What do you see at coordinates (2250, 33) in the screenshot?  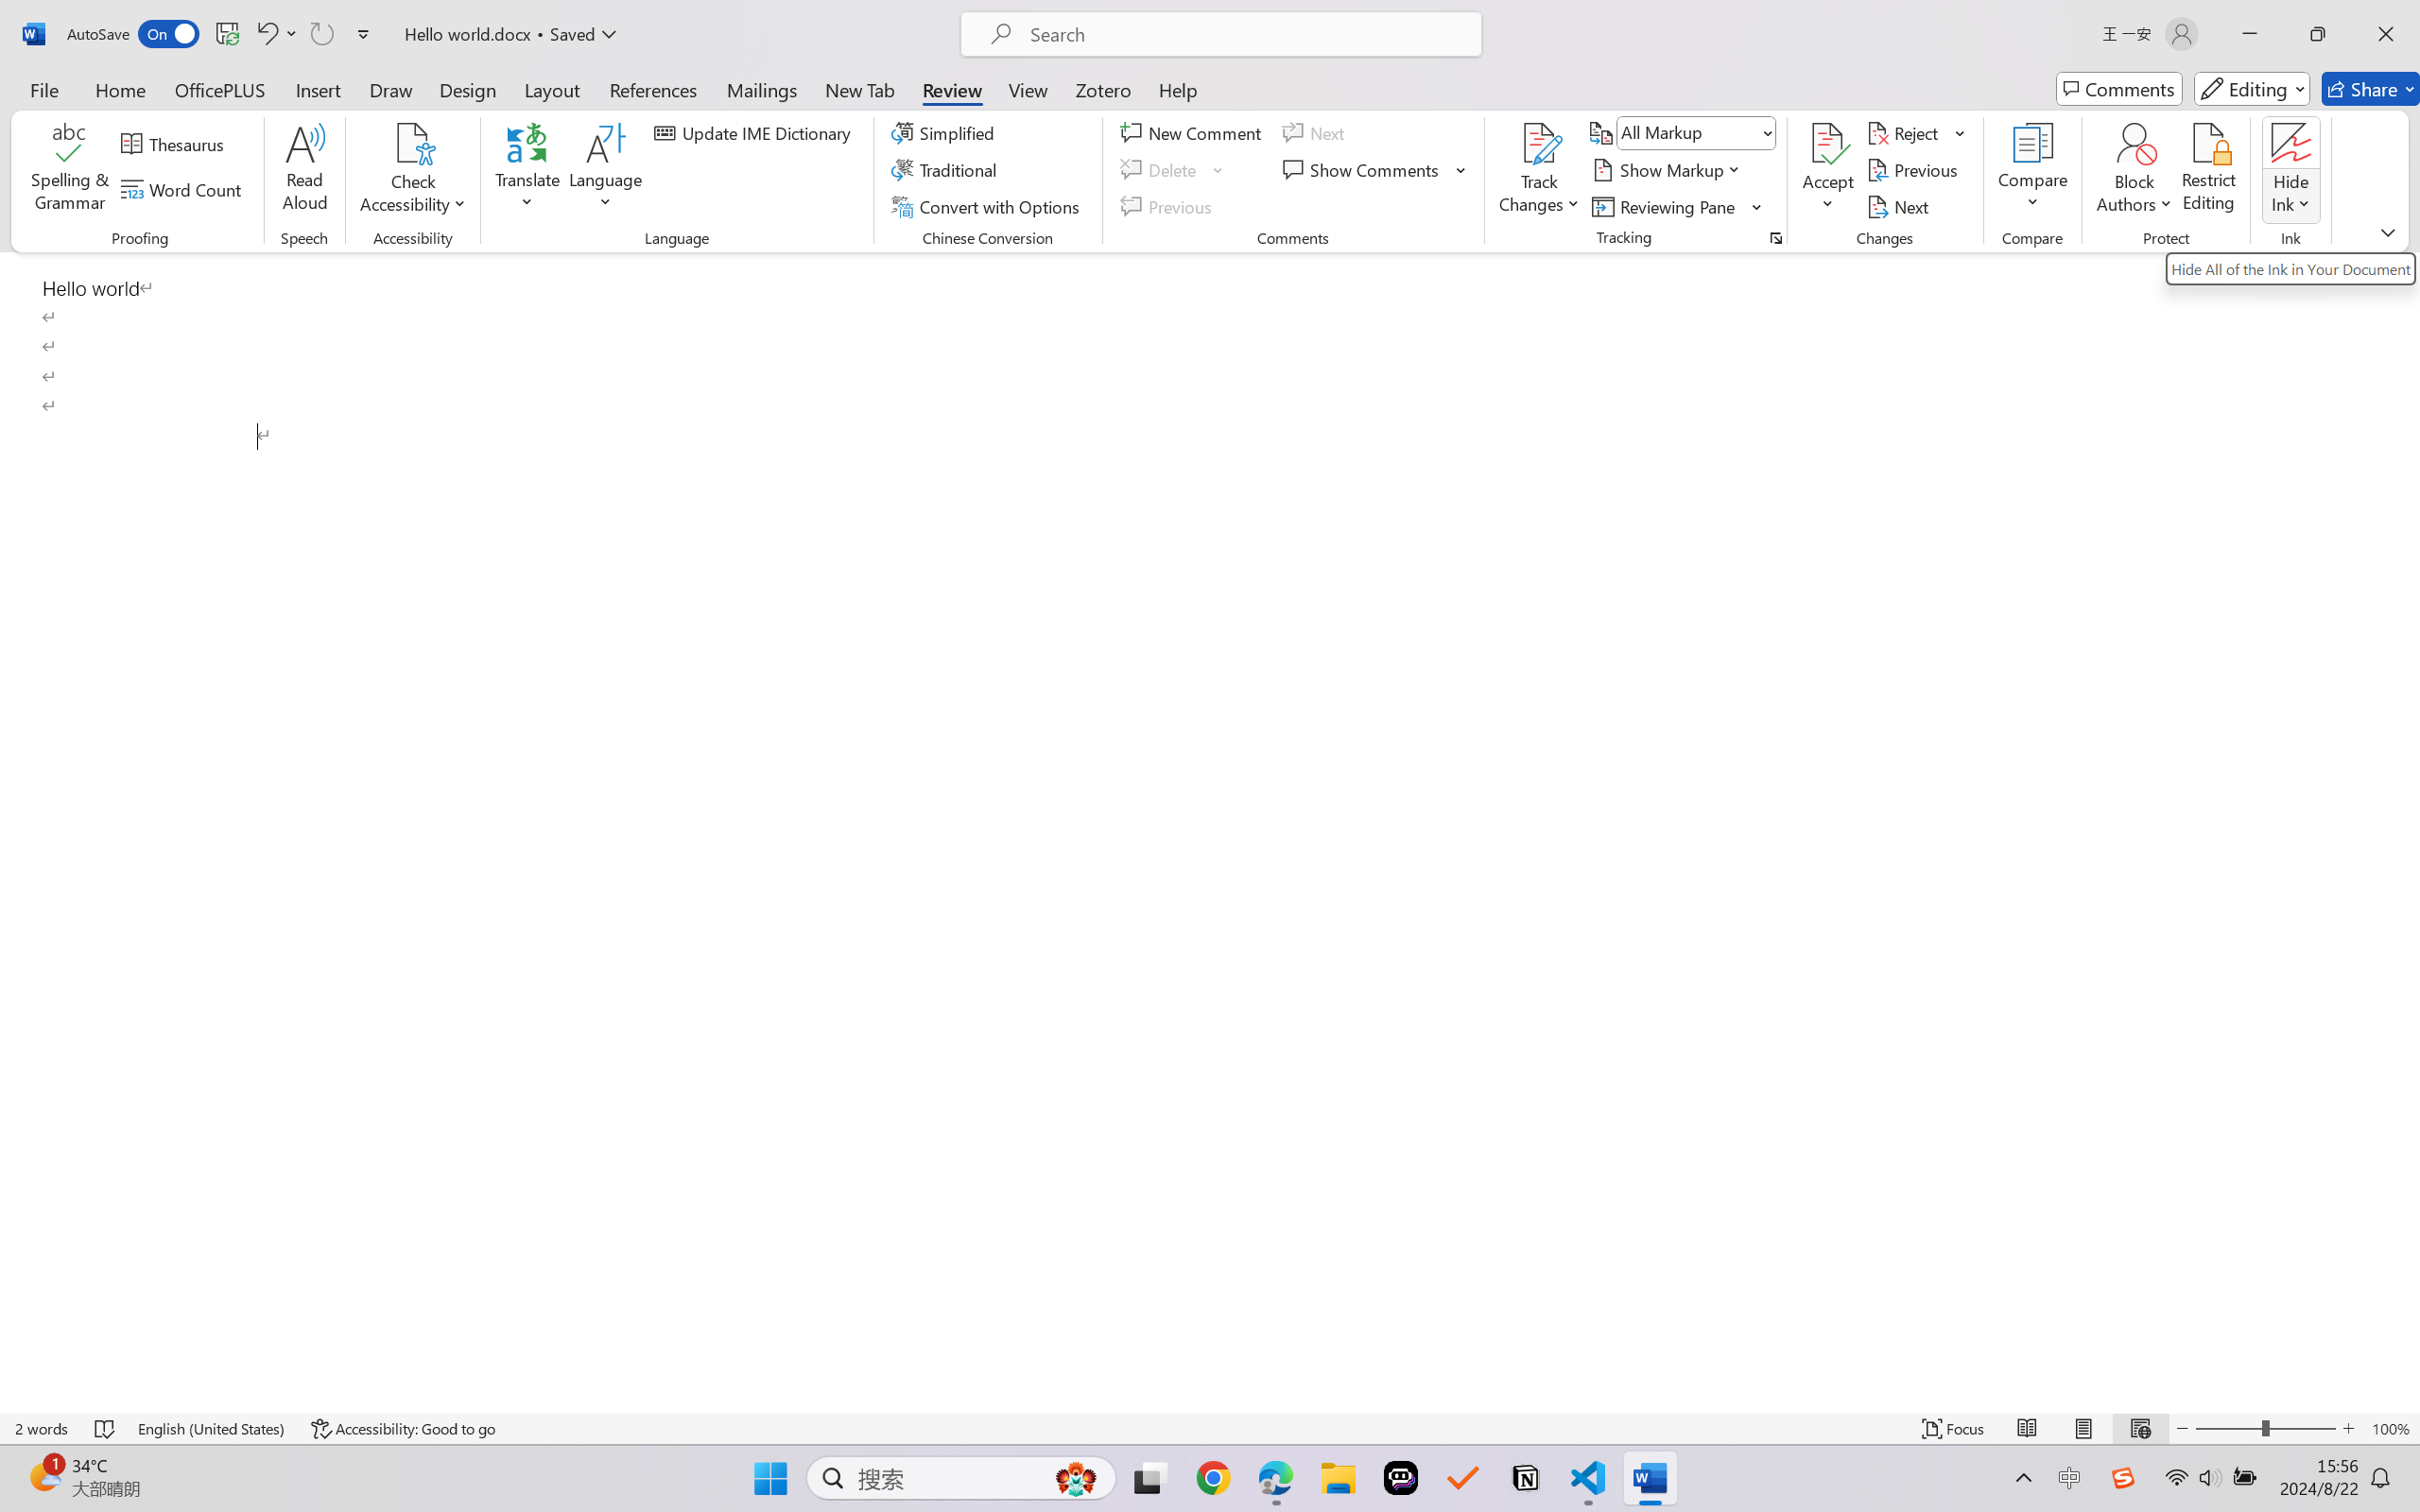 I see `'Minimize'` at bounding box center [2250, 33].